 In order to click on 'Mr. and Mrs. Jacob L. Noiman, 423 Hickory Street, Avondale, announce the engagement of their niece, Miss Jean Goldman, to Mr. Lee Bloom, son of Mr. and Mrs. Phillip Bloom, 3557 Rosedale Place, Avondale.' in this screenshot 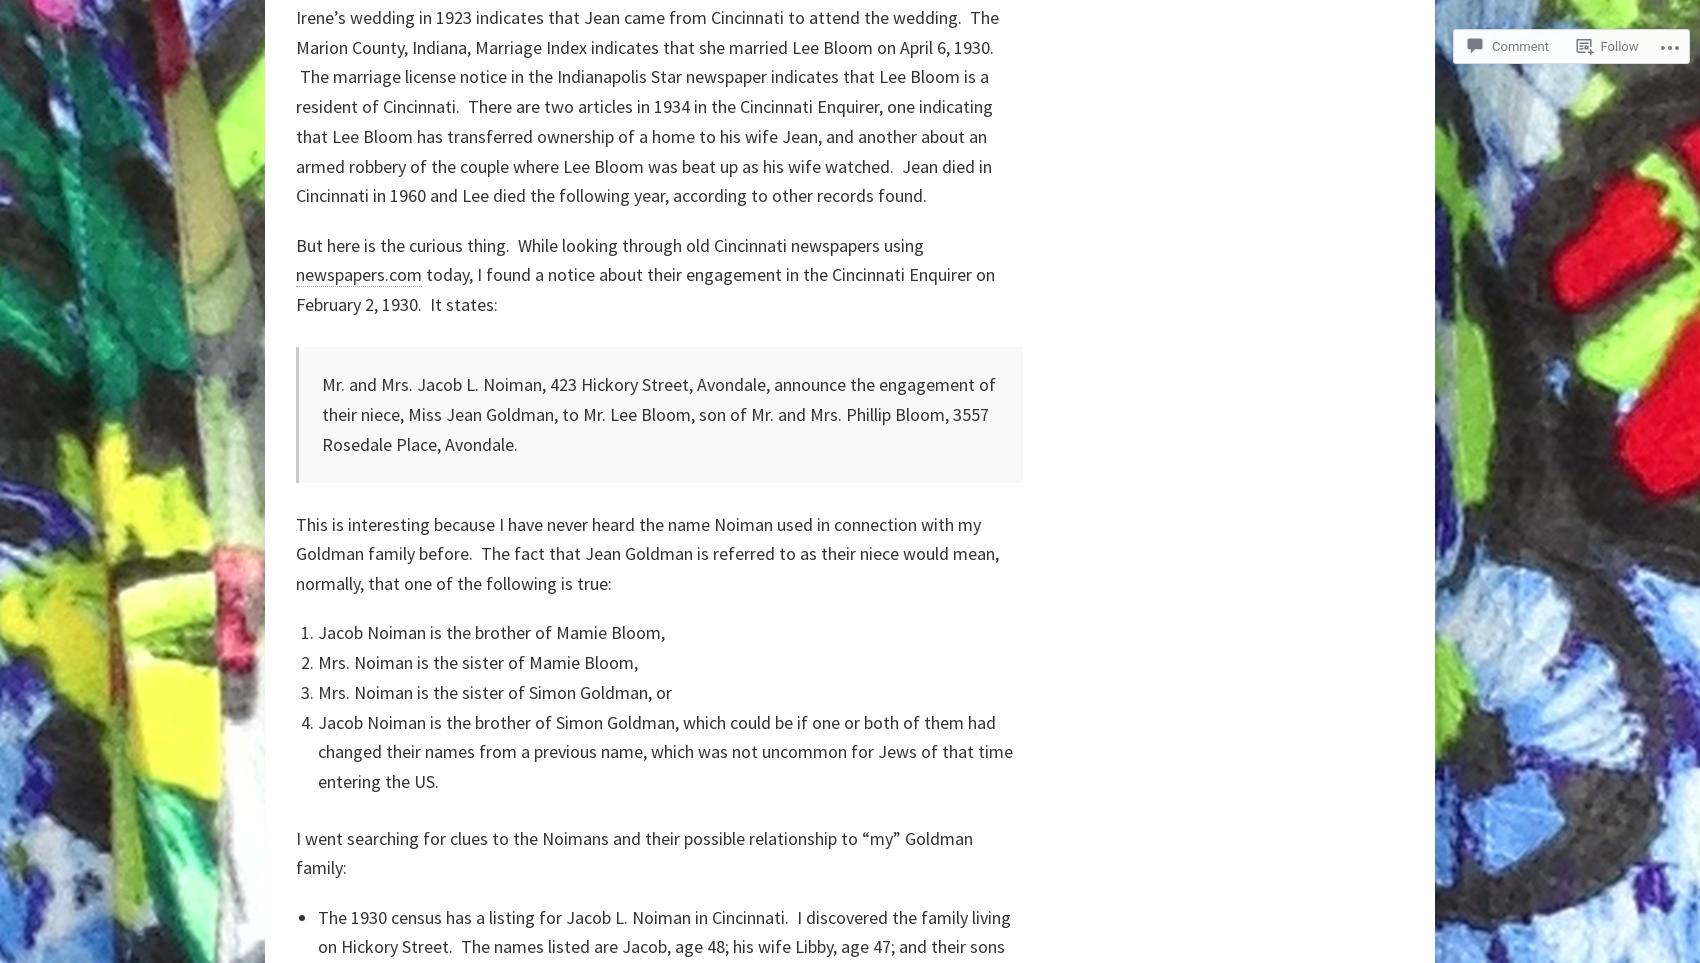, I will do `click(658, 413)`.